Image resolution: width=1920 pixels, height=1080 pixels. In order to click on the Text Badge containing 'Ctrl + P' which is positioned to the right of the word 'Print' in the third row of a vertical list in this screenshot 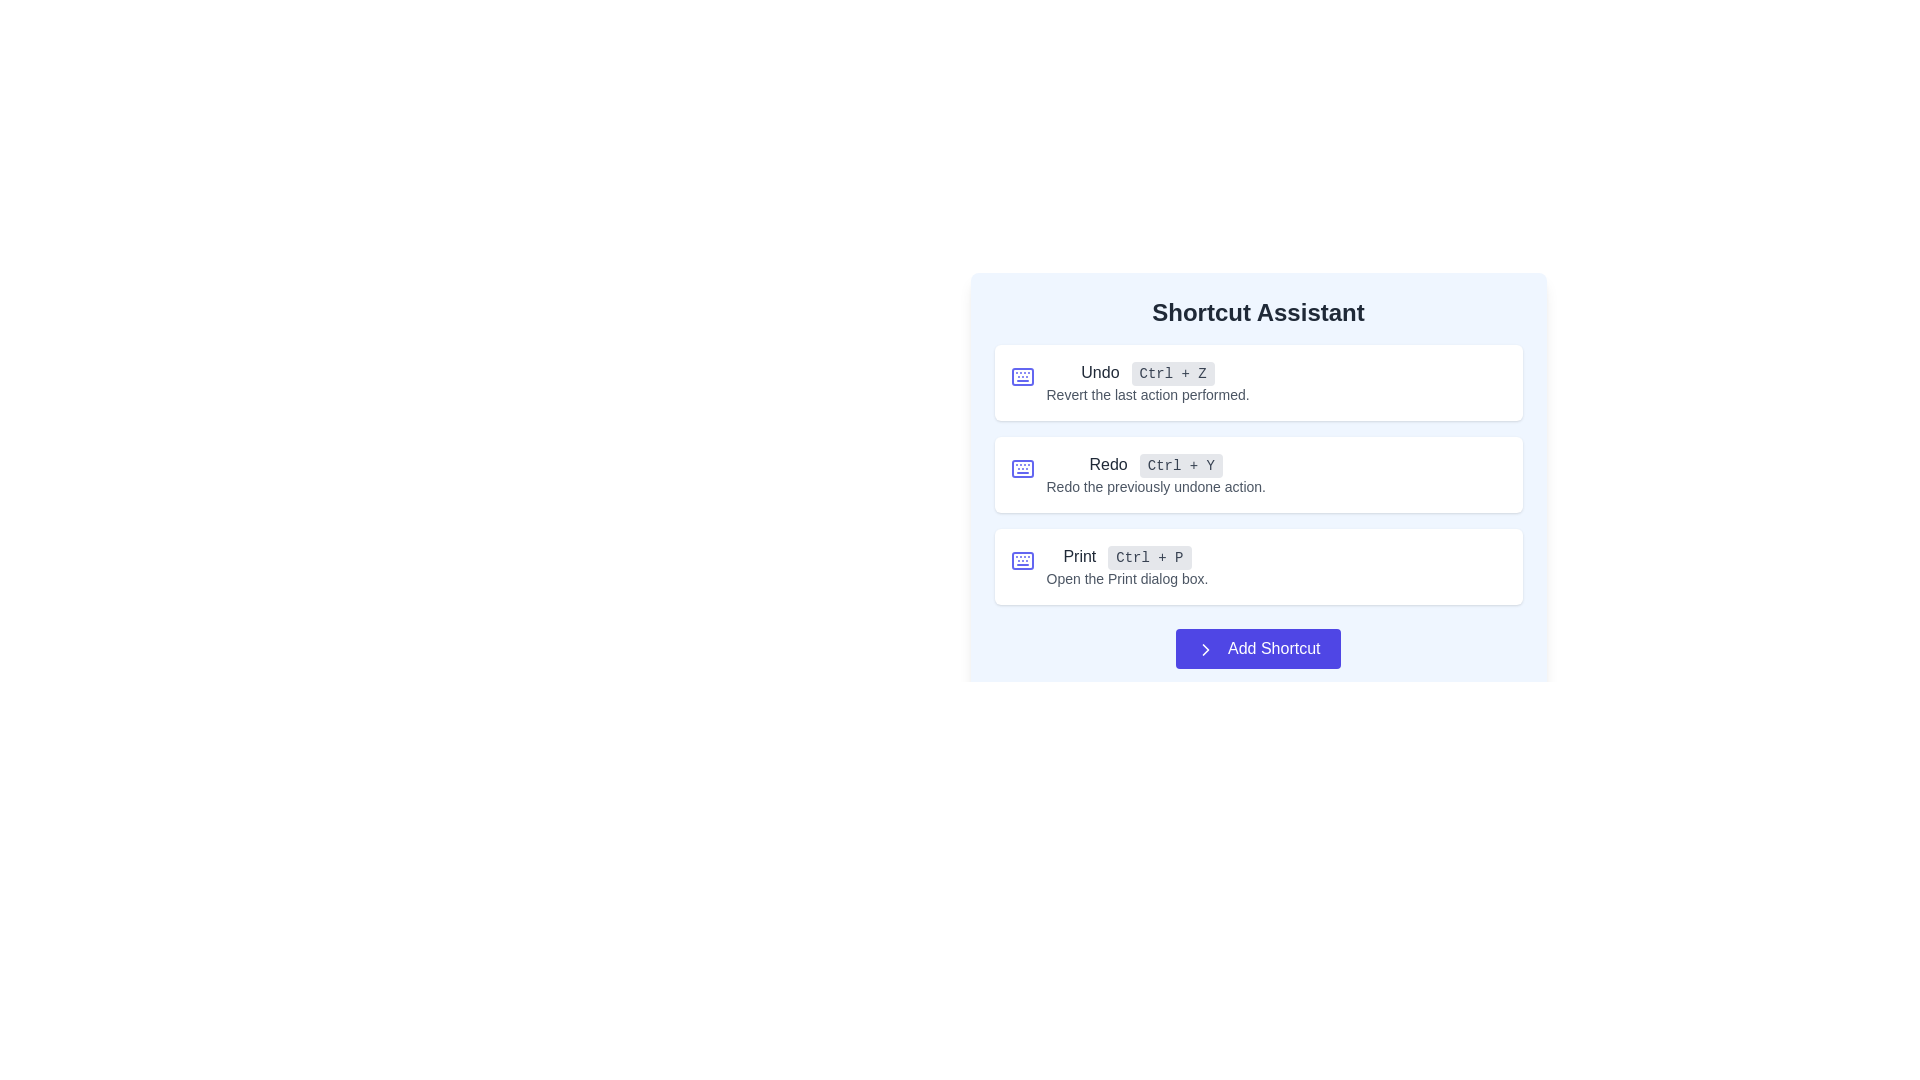, I will do `click(1149, 558)`.